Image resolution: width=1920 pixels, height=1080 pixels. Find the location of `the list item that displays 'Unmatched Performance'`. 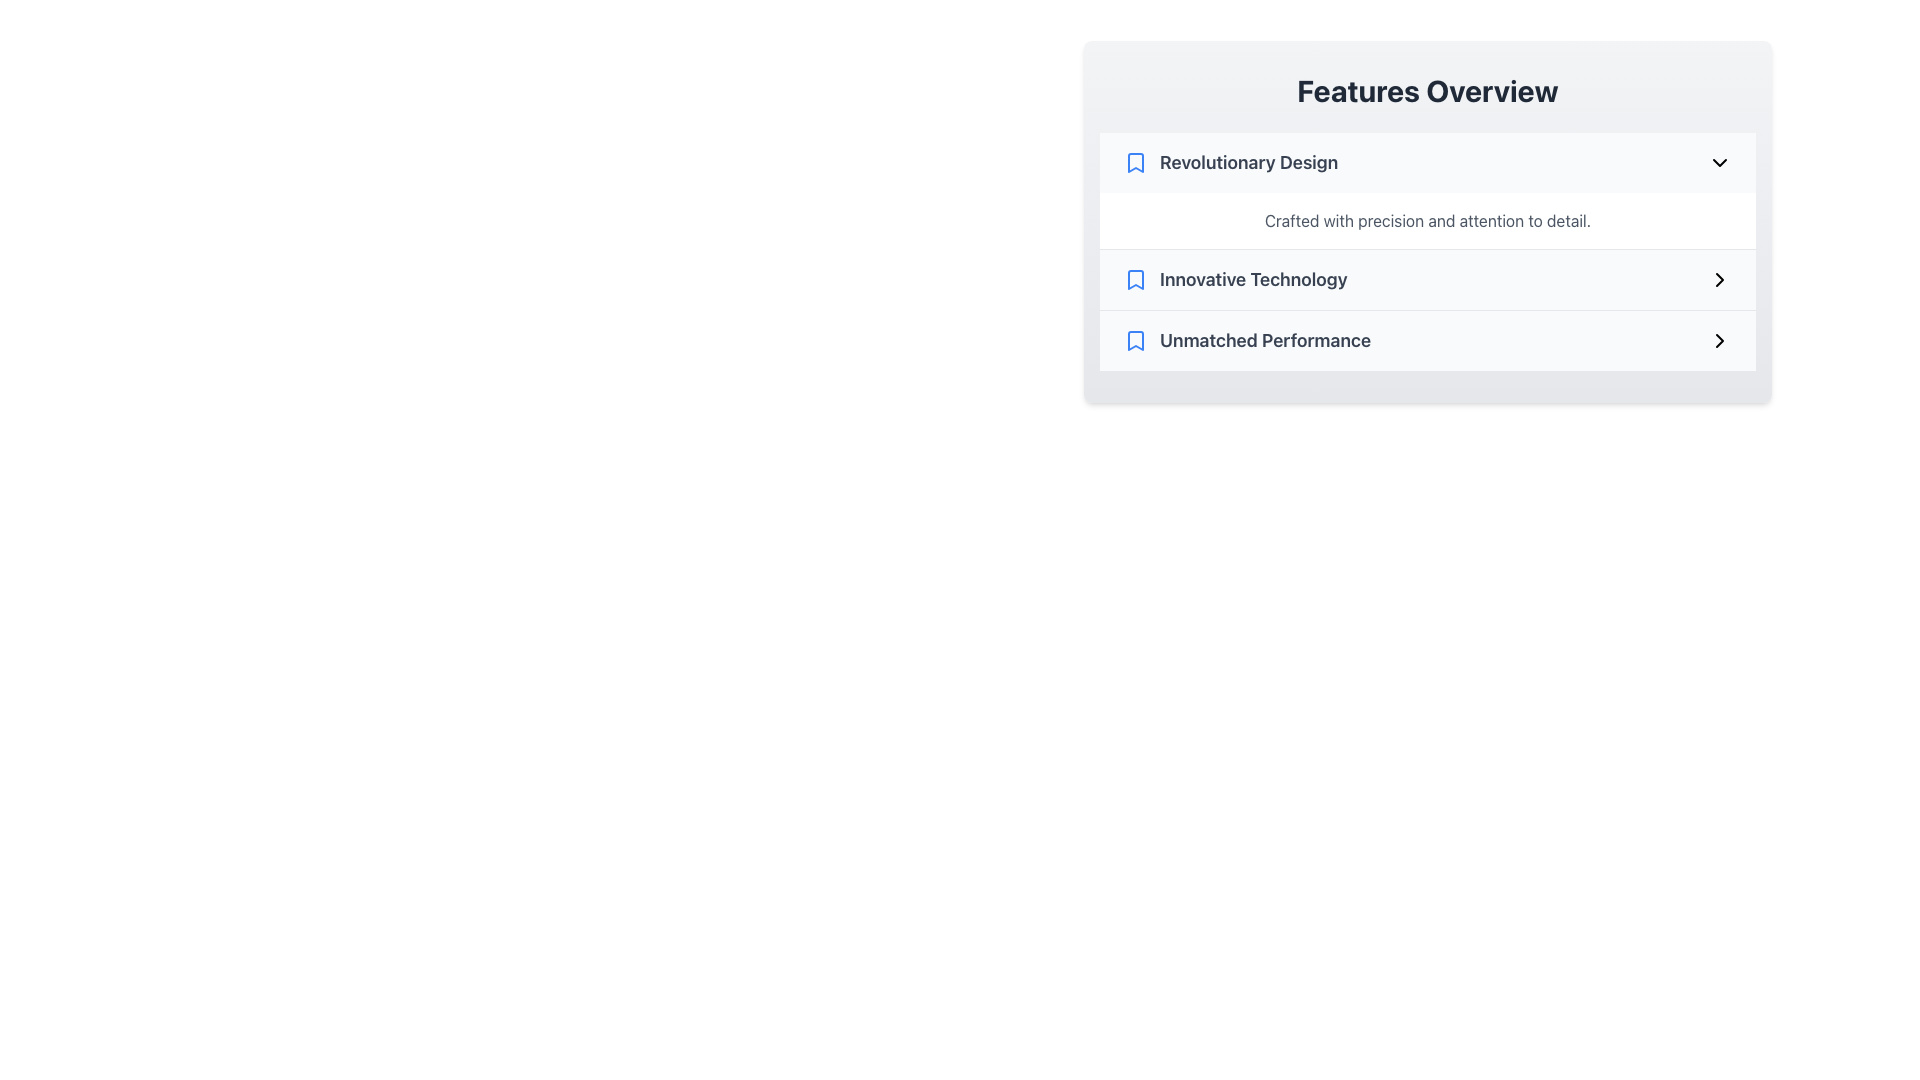

the list item that displays 'Unmatched Performance' is located at coordinates (1427, 339).